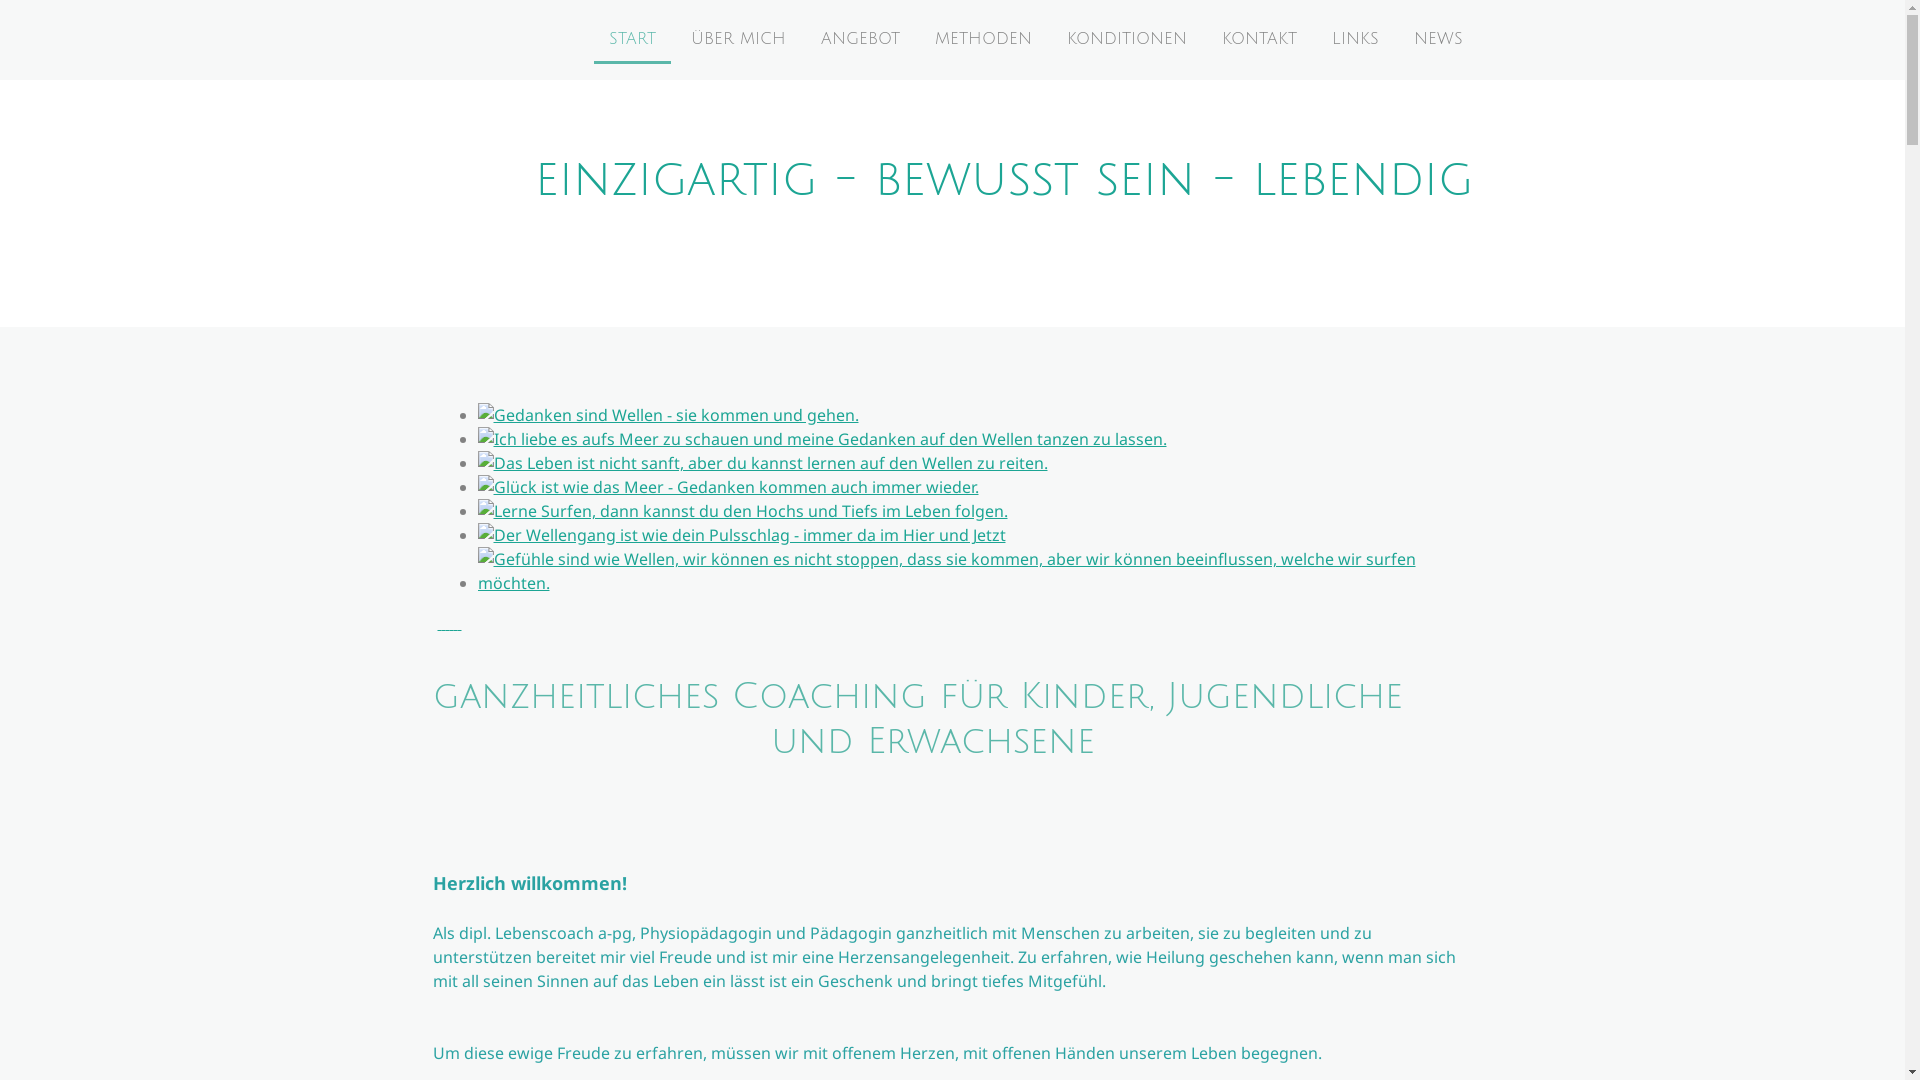 The height and width of the screenshot is (1080, 1920). I want to click on 'START', so click(593, 39).